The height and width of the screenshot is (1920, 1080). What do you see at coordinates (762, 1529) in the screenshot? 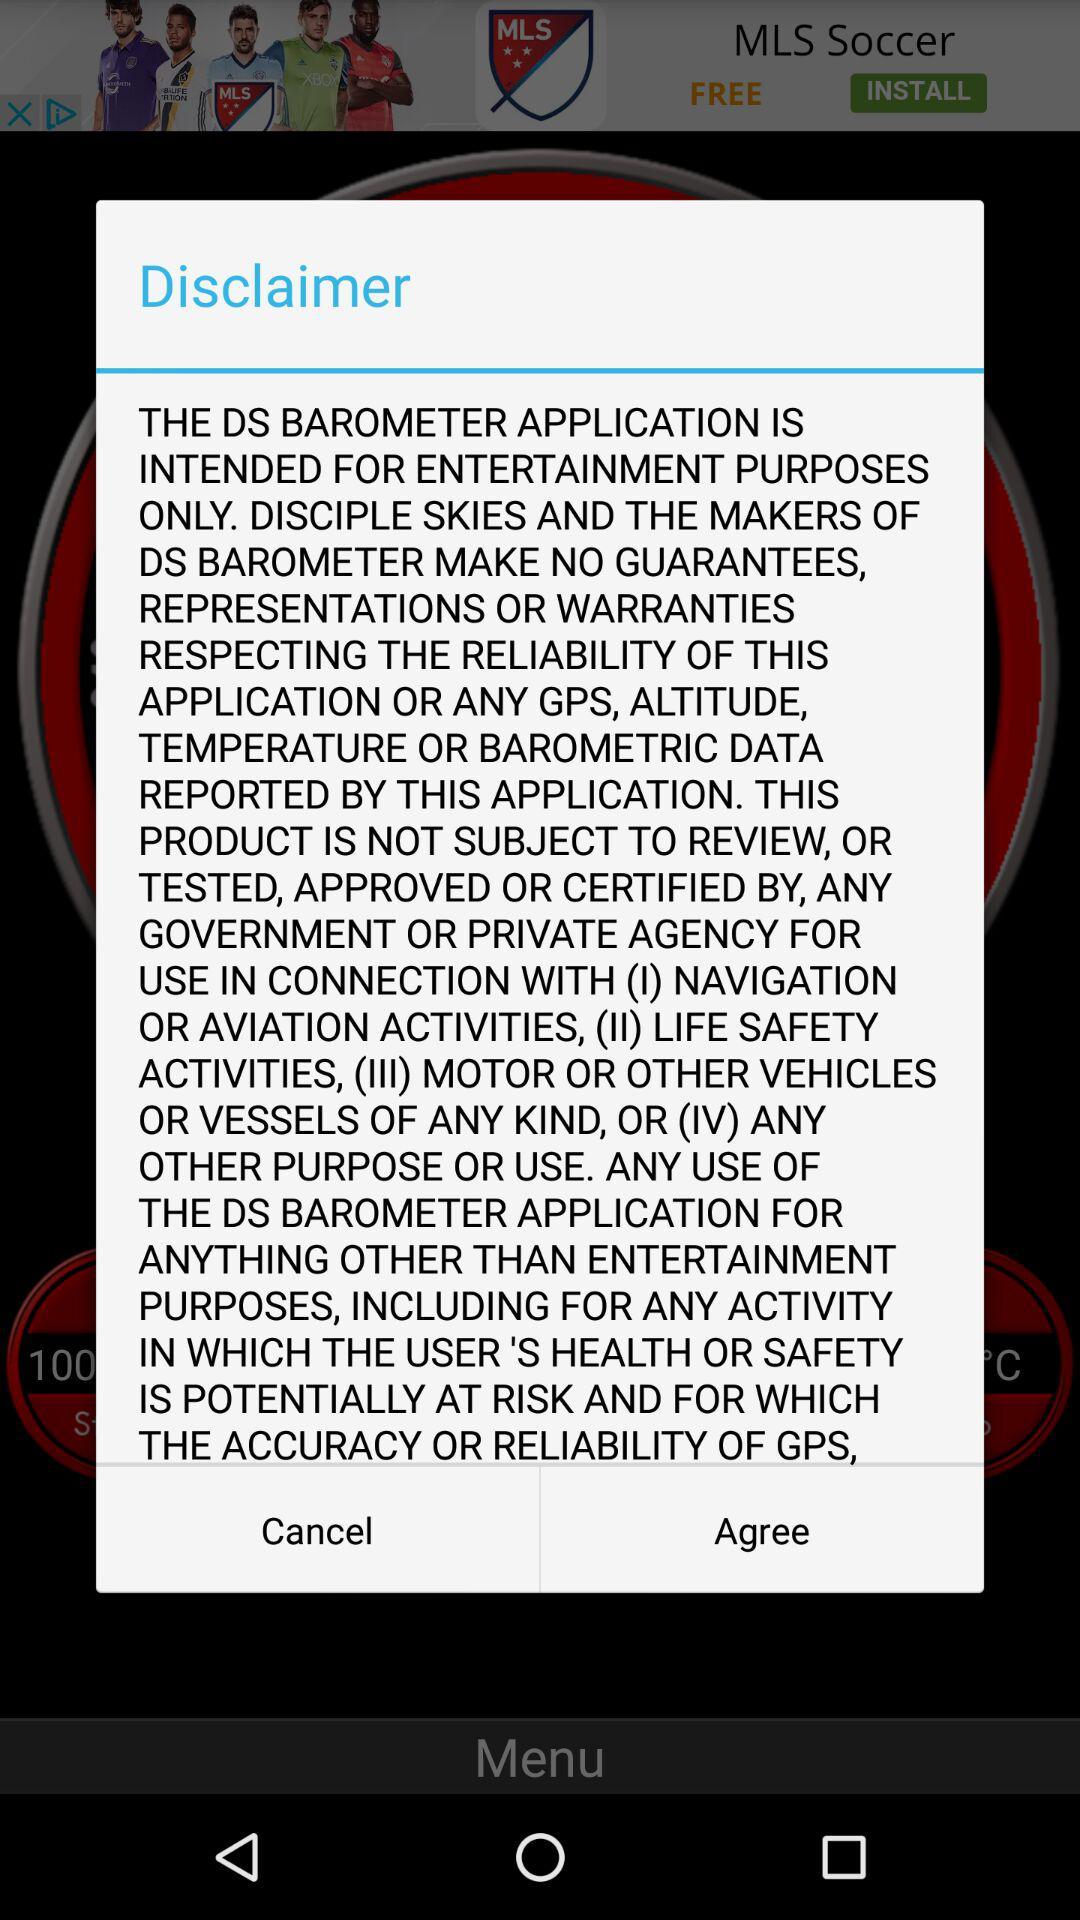
I see `the app below the the ds barometer` at bounding box center [762, 1529].